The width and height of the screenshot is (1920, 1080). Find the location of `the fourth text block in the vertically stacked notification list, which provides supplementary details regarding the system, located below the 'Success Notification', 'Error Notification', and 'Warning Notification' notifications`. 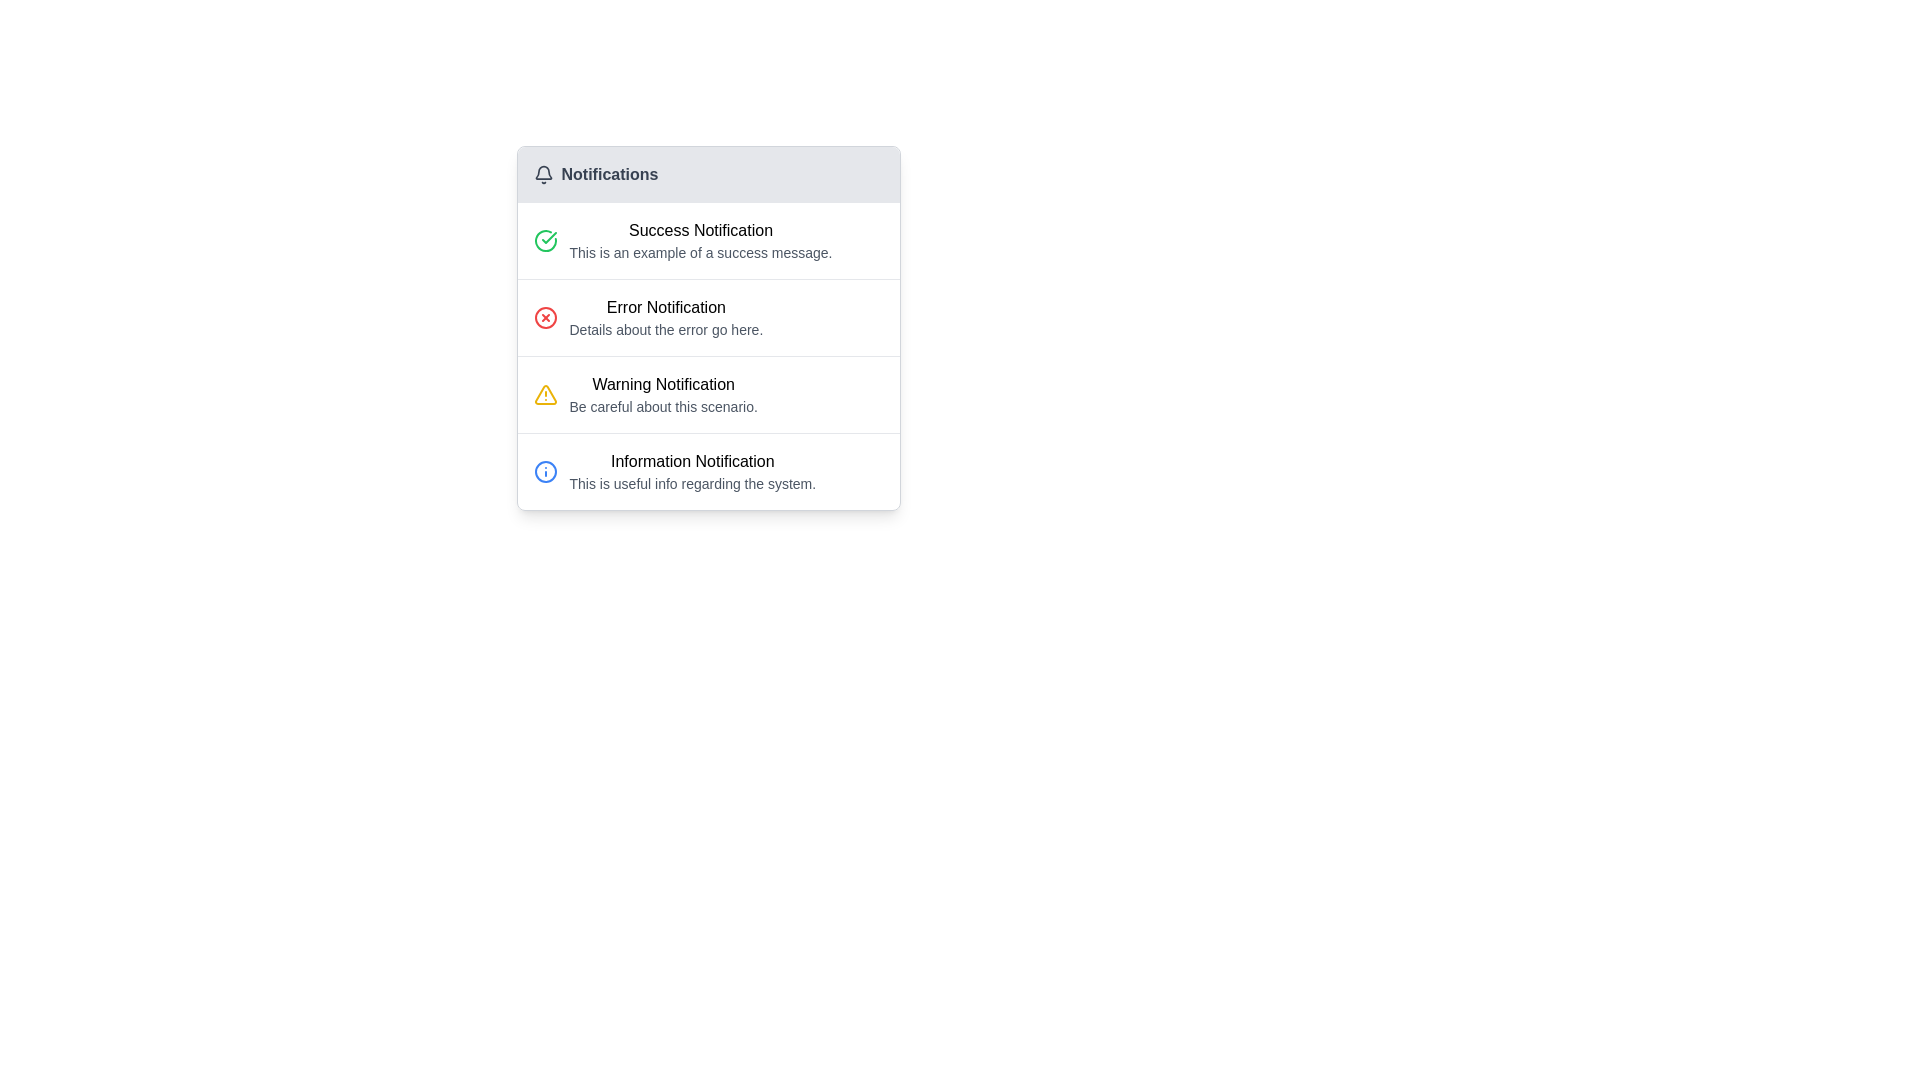

the fourth text block in the vertically stacked notification list, which provides supplementary details regarding the system, located below the 'Success Notification', 'Error Notification', and 'Warning Notification' notifications is located at coordinates (692, 471).